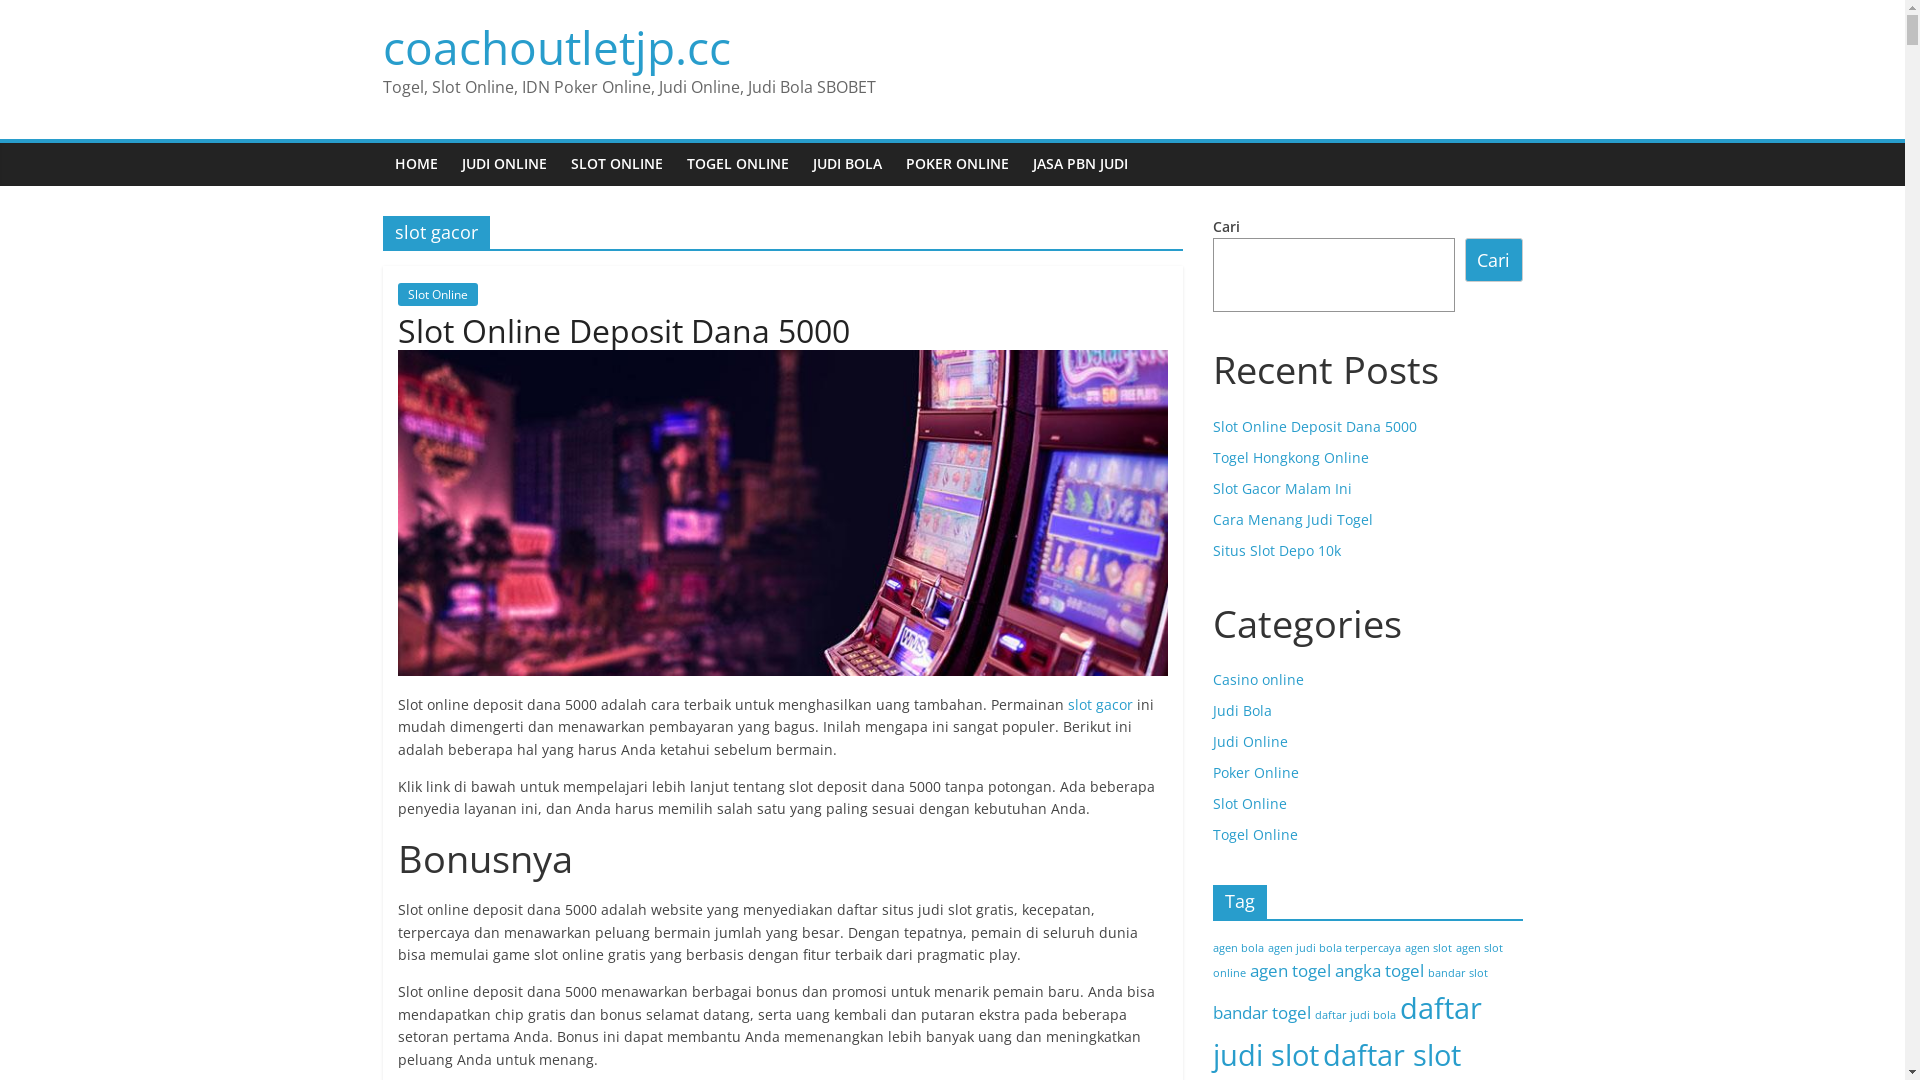 The width and height of the screenshot is (1920, 1080). What do you see at coordinates (1253, 834) in the screenshot?
I see `'Togel Online'` at bounding box center [1253, 834].